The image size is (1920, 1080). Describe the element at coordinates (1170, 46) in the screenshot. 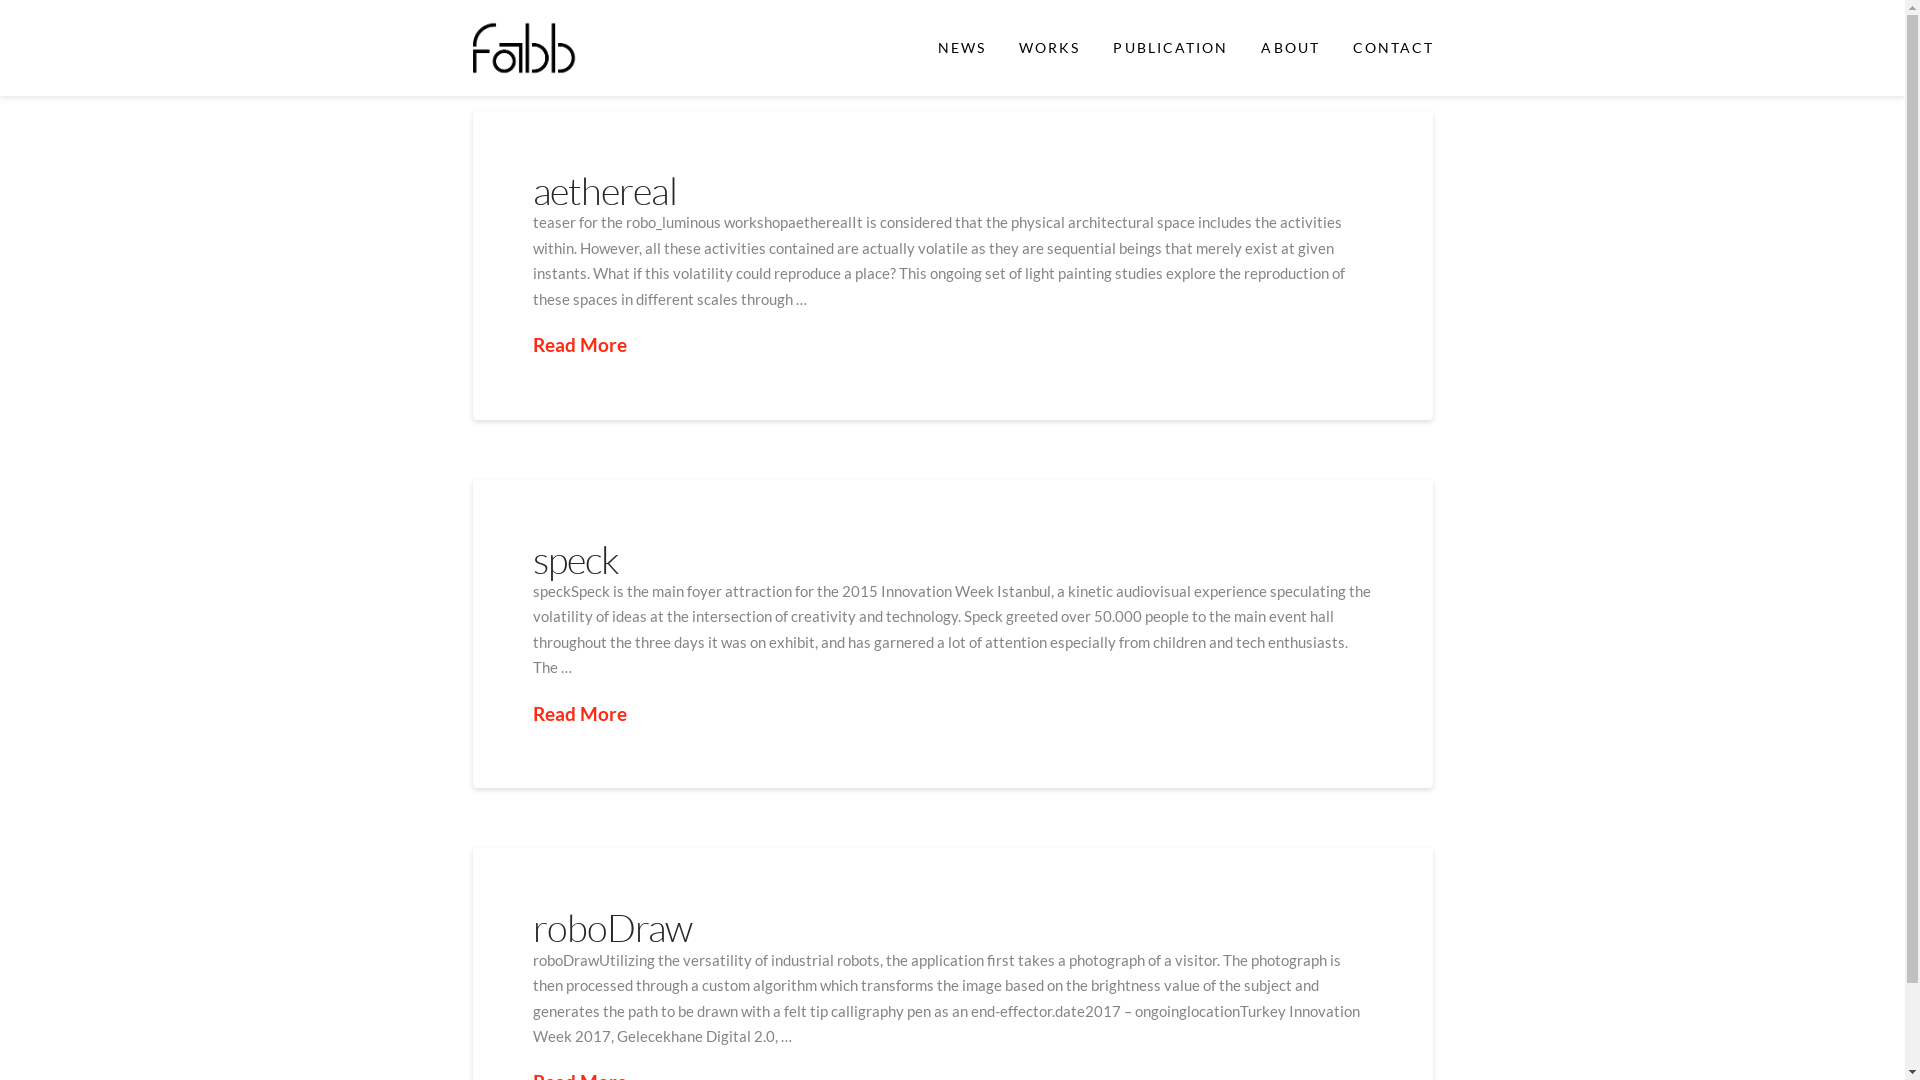

I see `'PUBLICATION'` at that location.